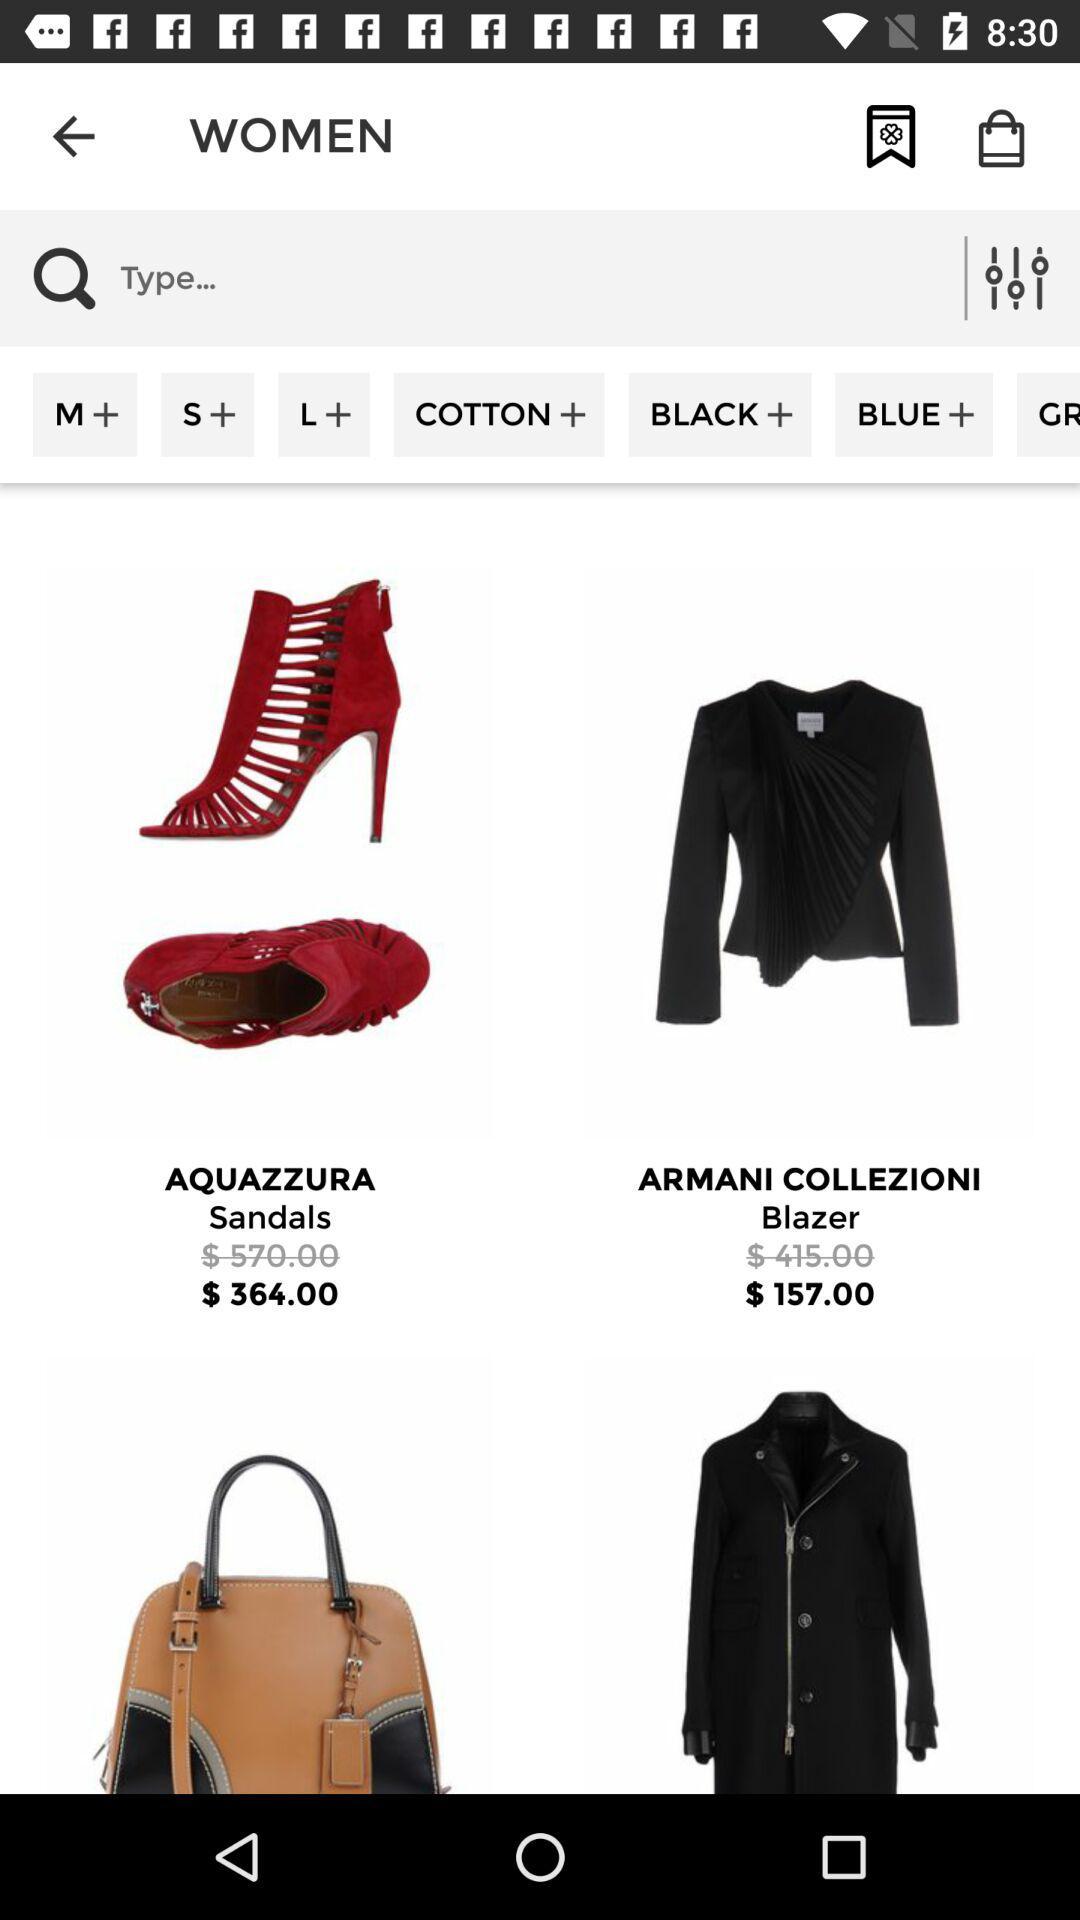 The height and width of the screenshot is (1920, 1080). What do you see at coordinates (498, 413) in the screenshot?
I see `icon next to the black` at bounding box center [498, 413].